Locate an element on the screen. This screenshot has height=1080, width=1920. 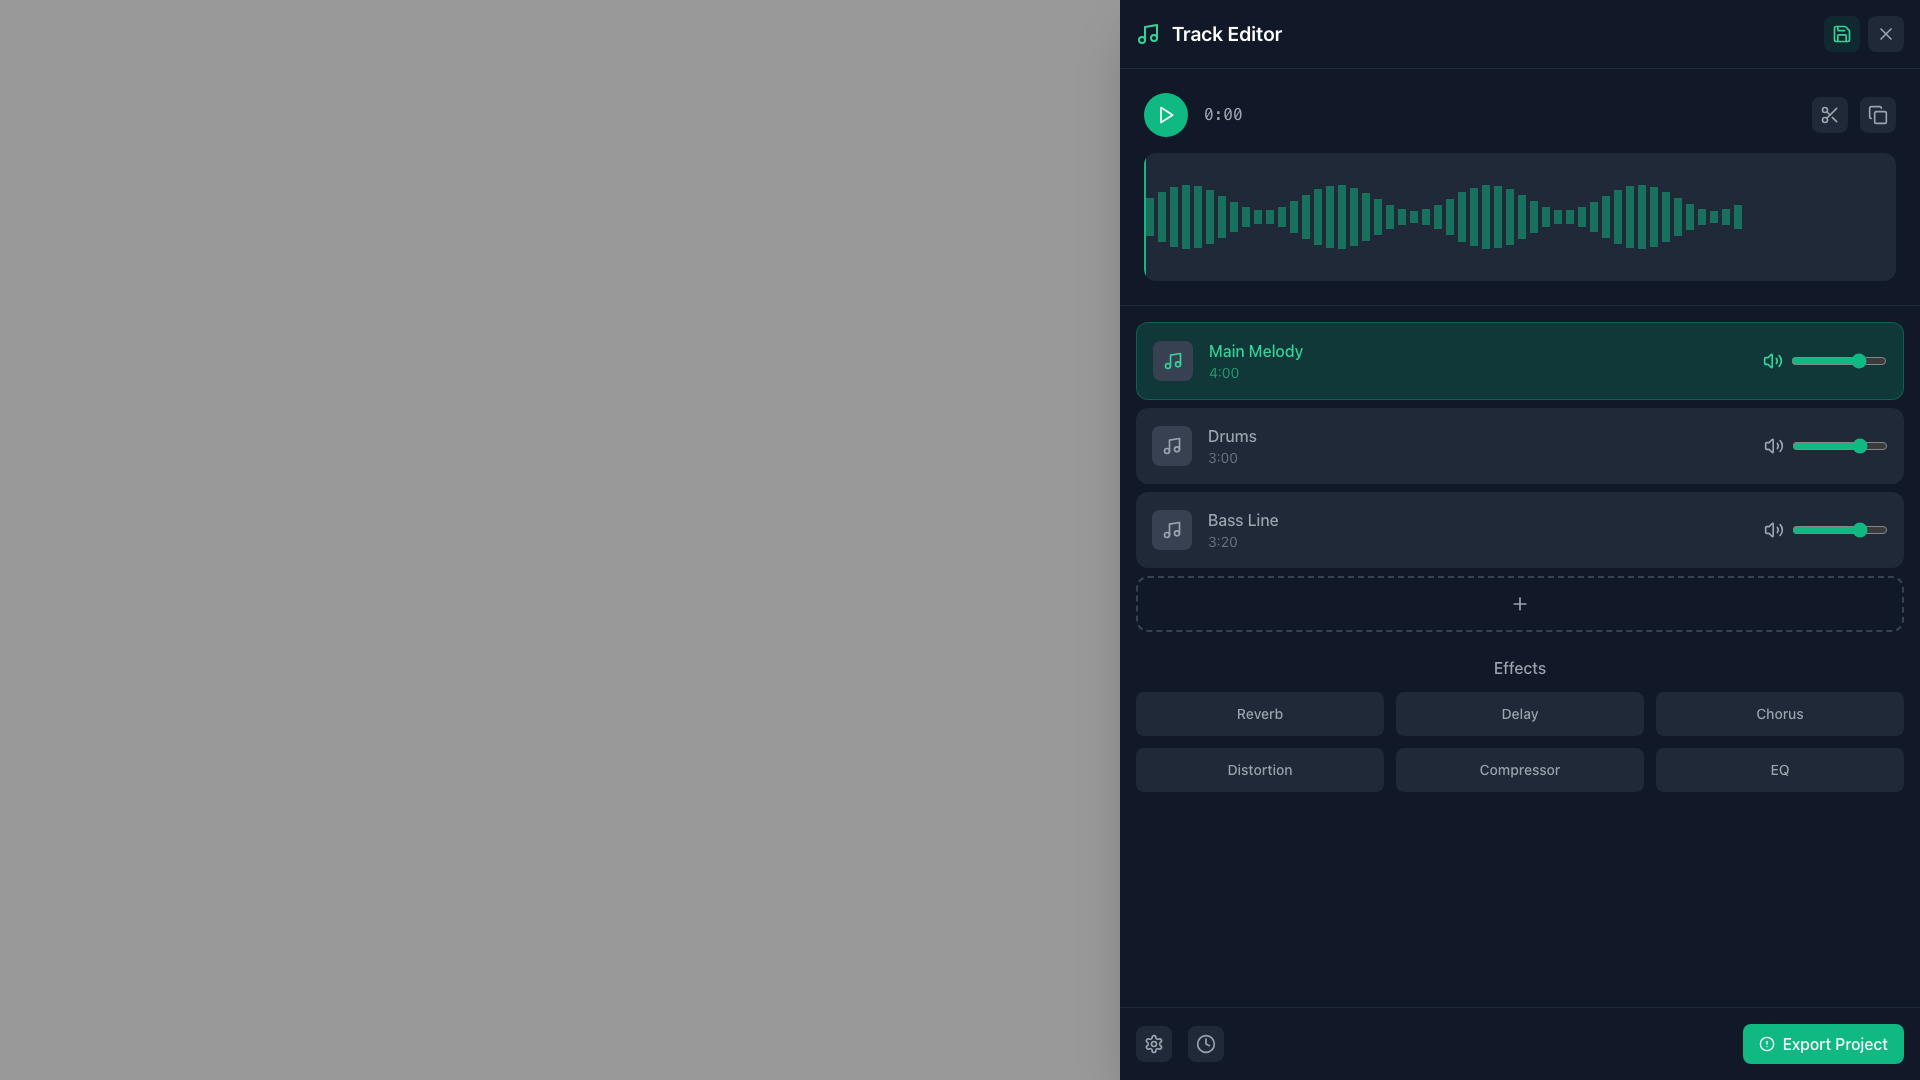
the slider value is located at coordinates (1869, 361).